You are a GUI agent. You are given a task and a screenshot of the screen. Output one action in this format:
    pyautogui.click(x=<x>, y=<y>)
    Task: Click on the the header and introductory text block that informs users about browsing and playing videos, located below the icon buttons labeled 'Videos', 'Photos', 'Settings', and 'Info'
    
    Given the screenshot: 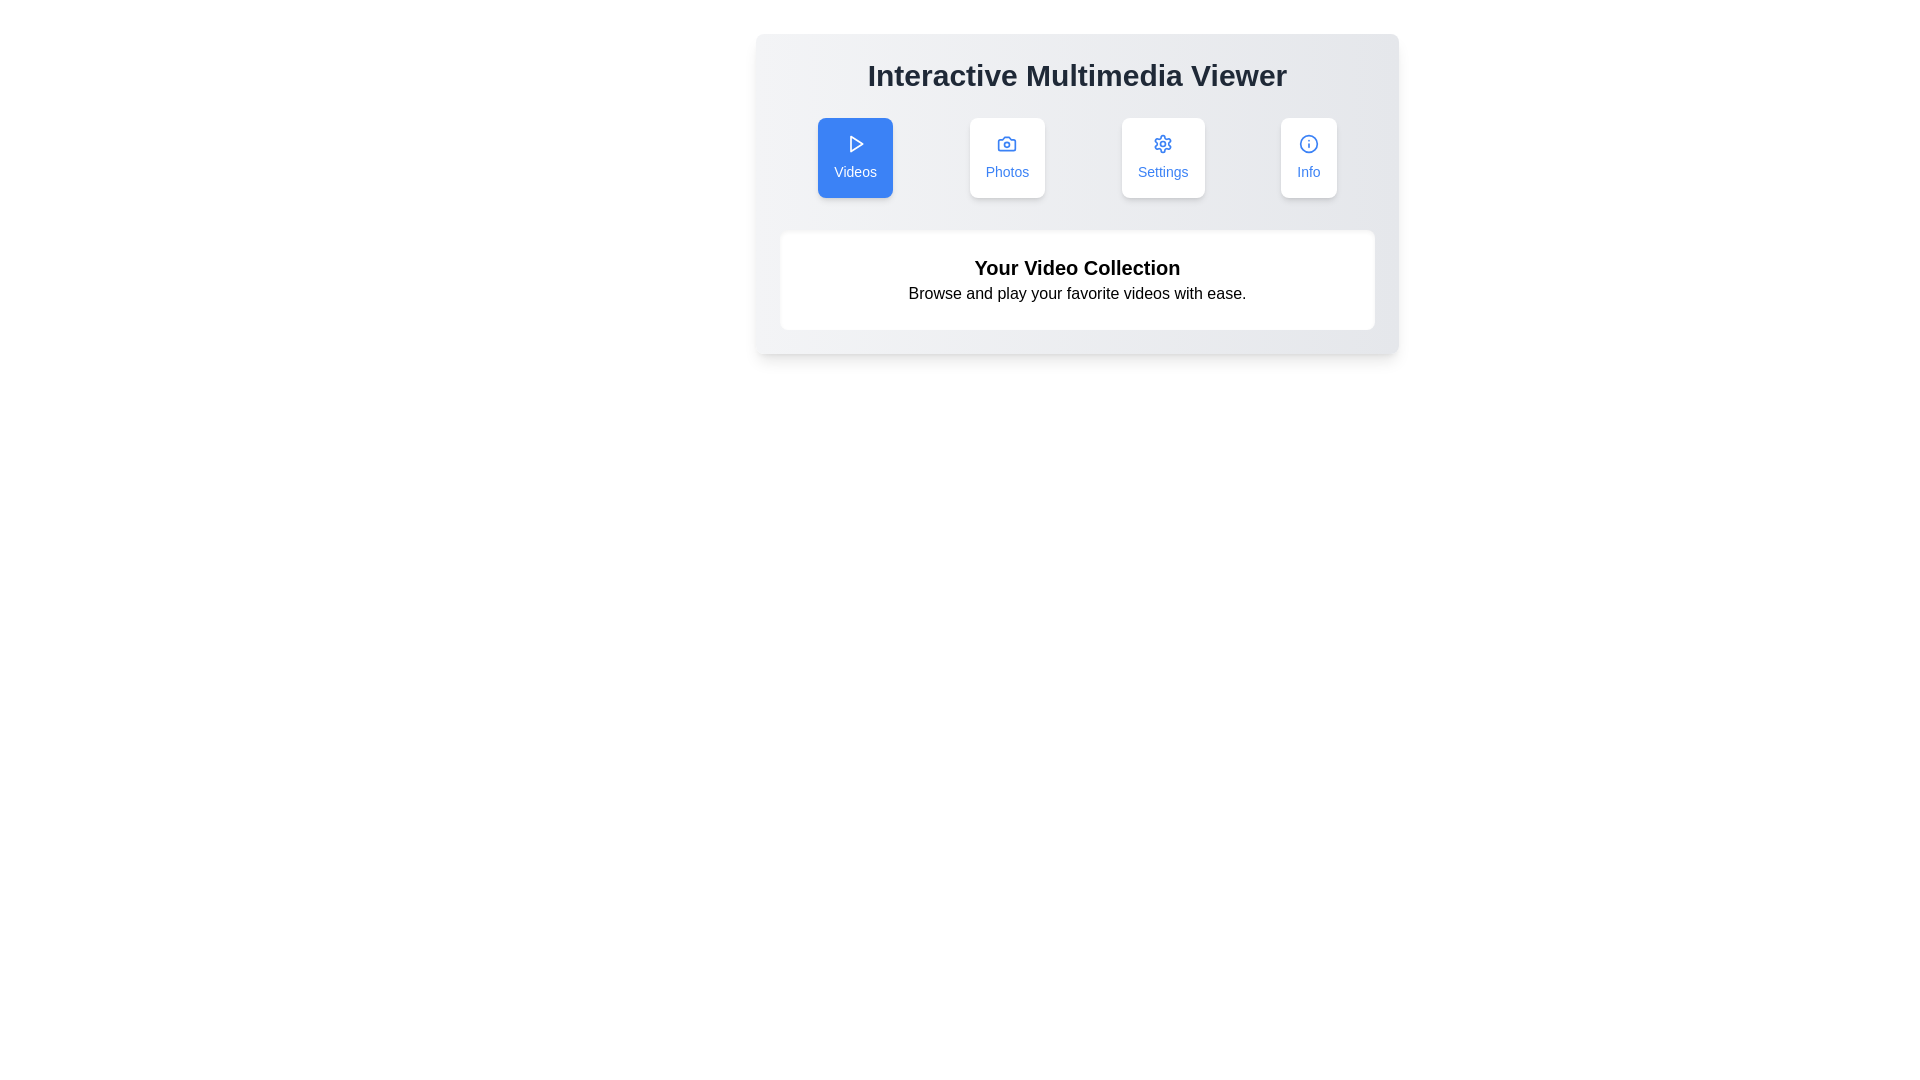 What is the action you would take?
    pyautogui.click(x=1076, y=280)
    